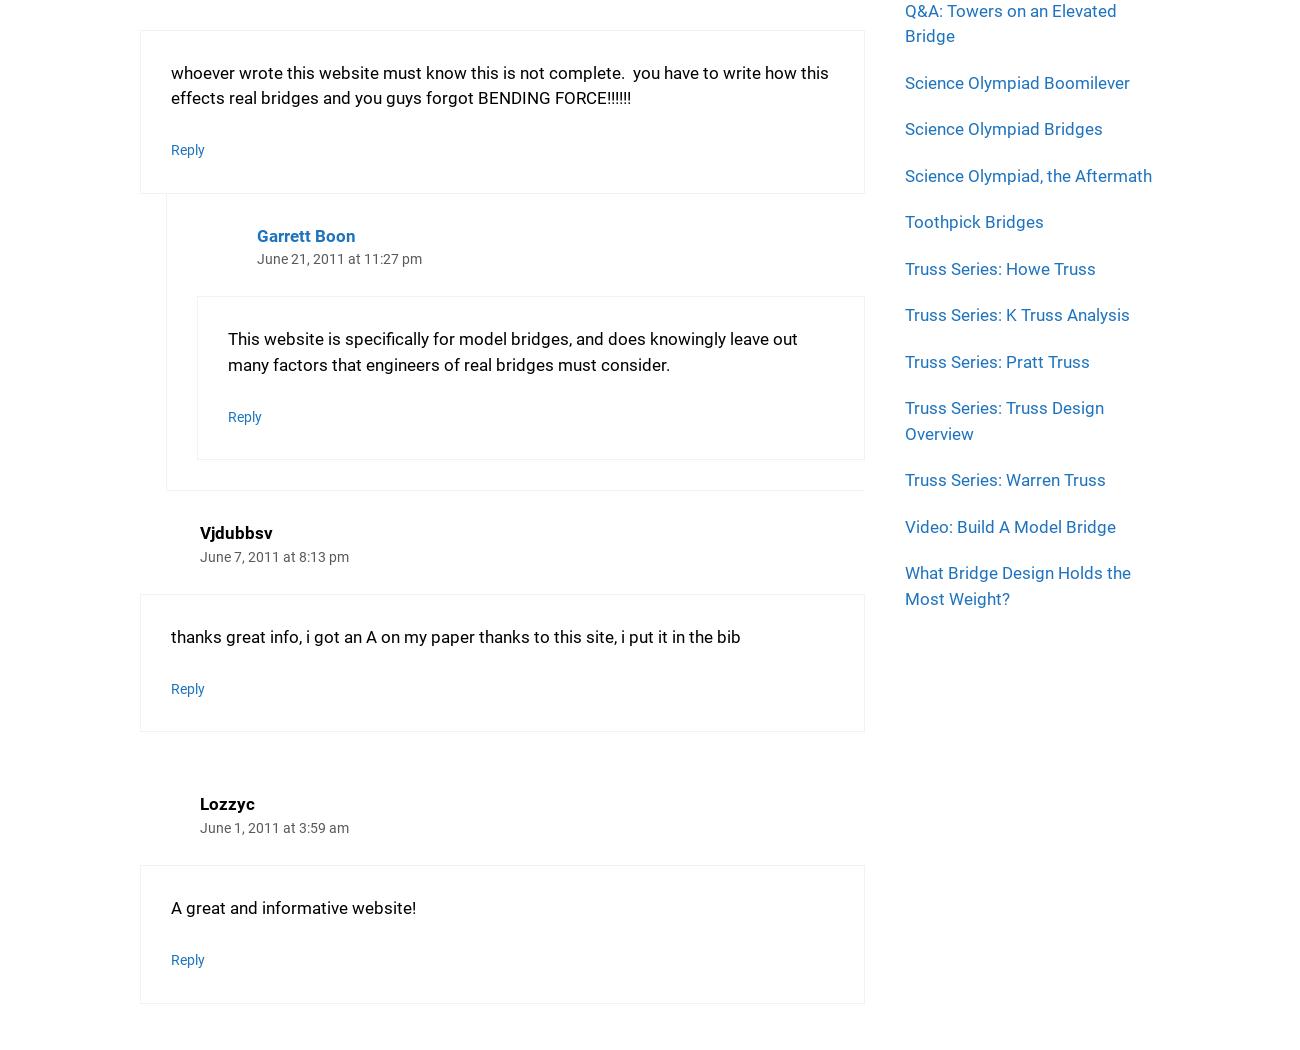 The height and width of the screenshot is (1050, 1300). Describe the element at coordinates (455, 635) in the screenshot. I see `'thanks great info, i got an A on my paper thanks to this site, i put it in the bib'` at that location.